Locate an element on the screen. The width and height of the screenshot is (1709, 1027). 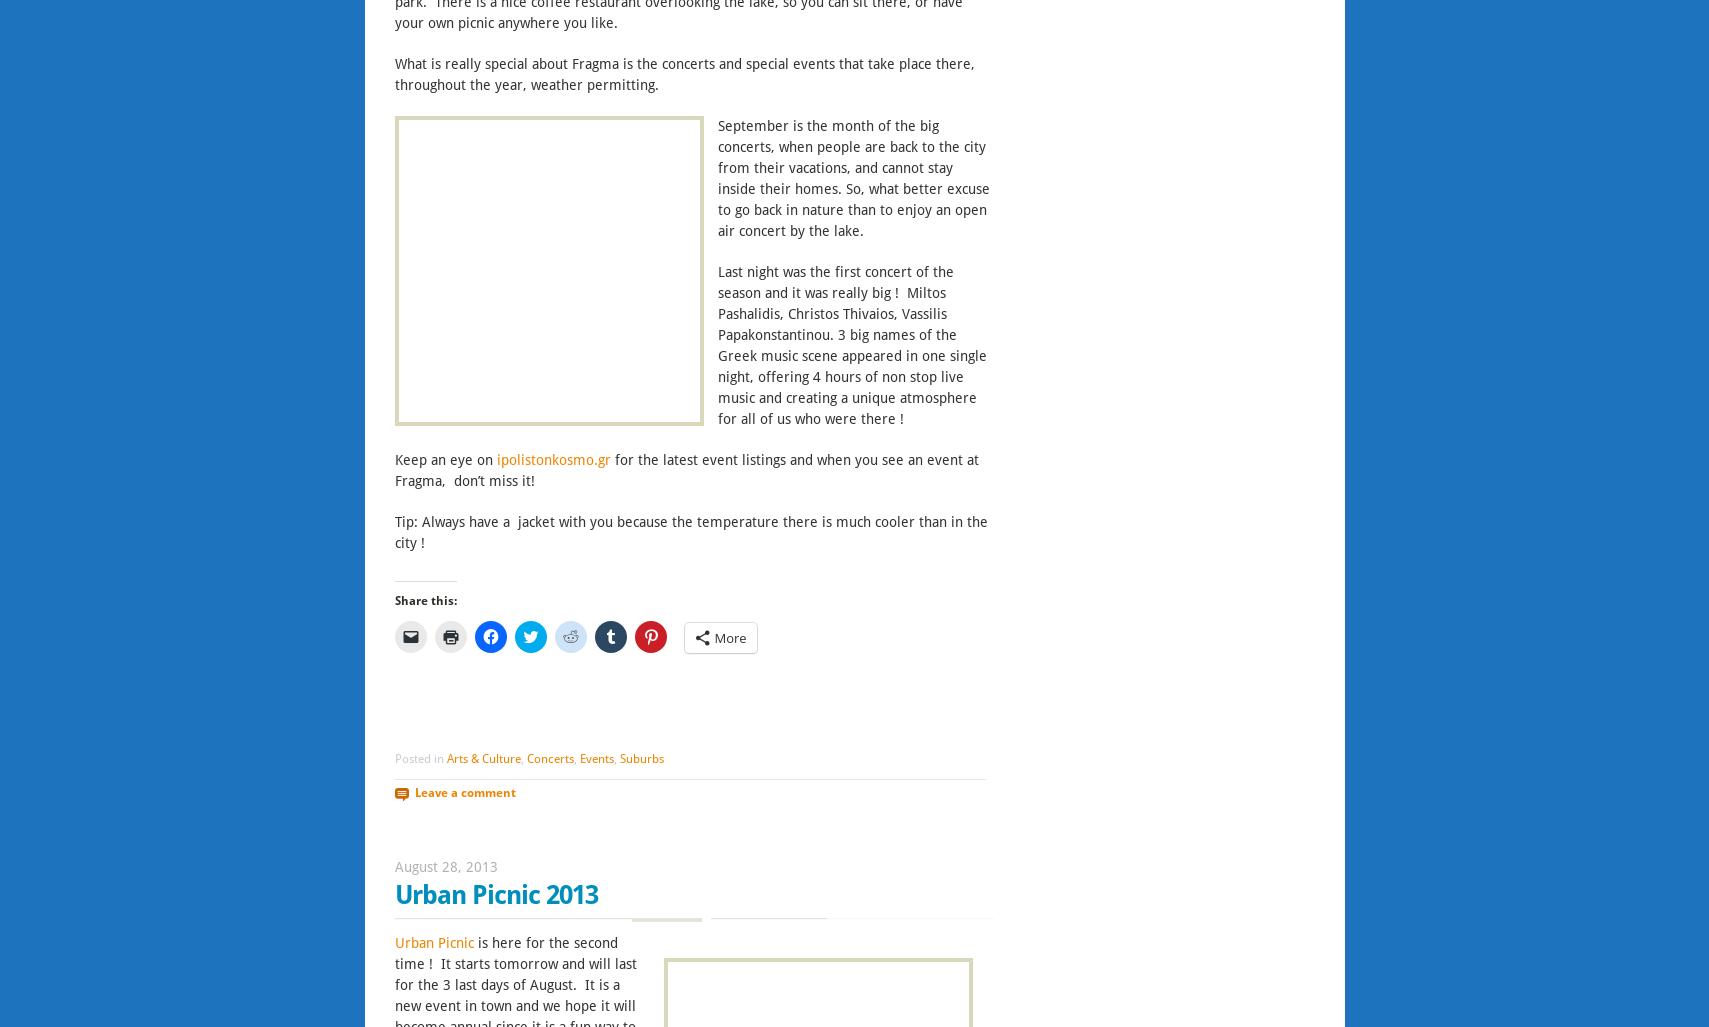
'Urban Picnic 2013' is located at coordinates (494, 894).